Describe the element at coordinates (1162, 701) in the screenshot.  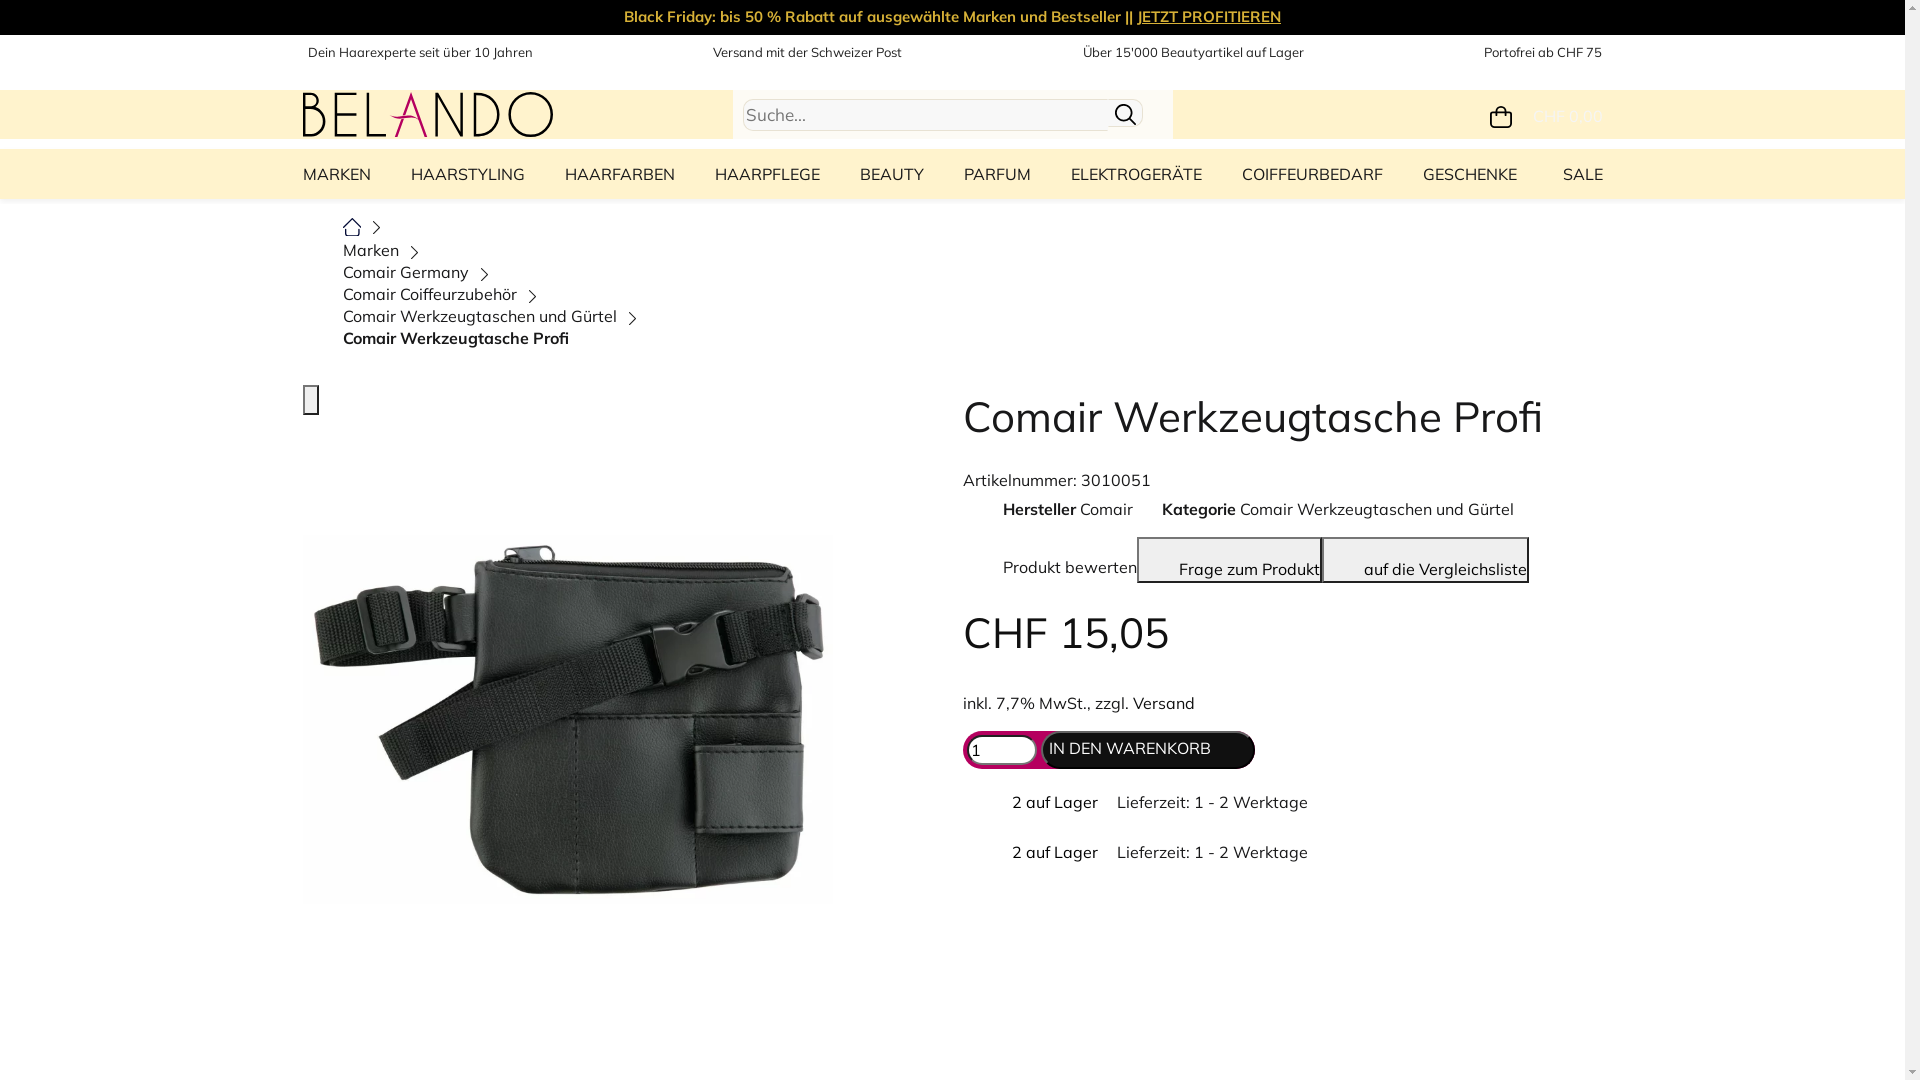
I see `'Versand'` at that location.